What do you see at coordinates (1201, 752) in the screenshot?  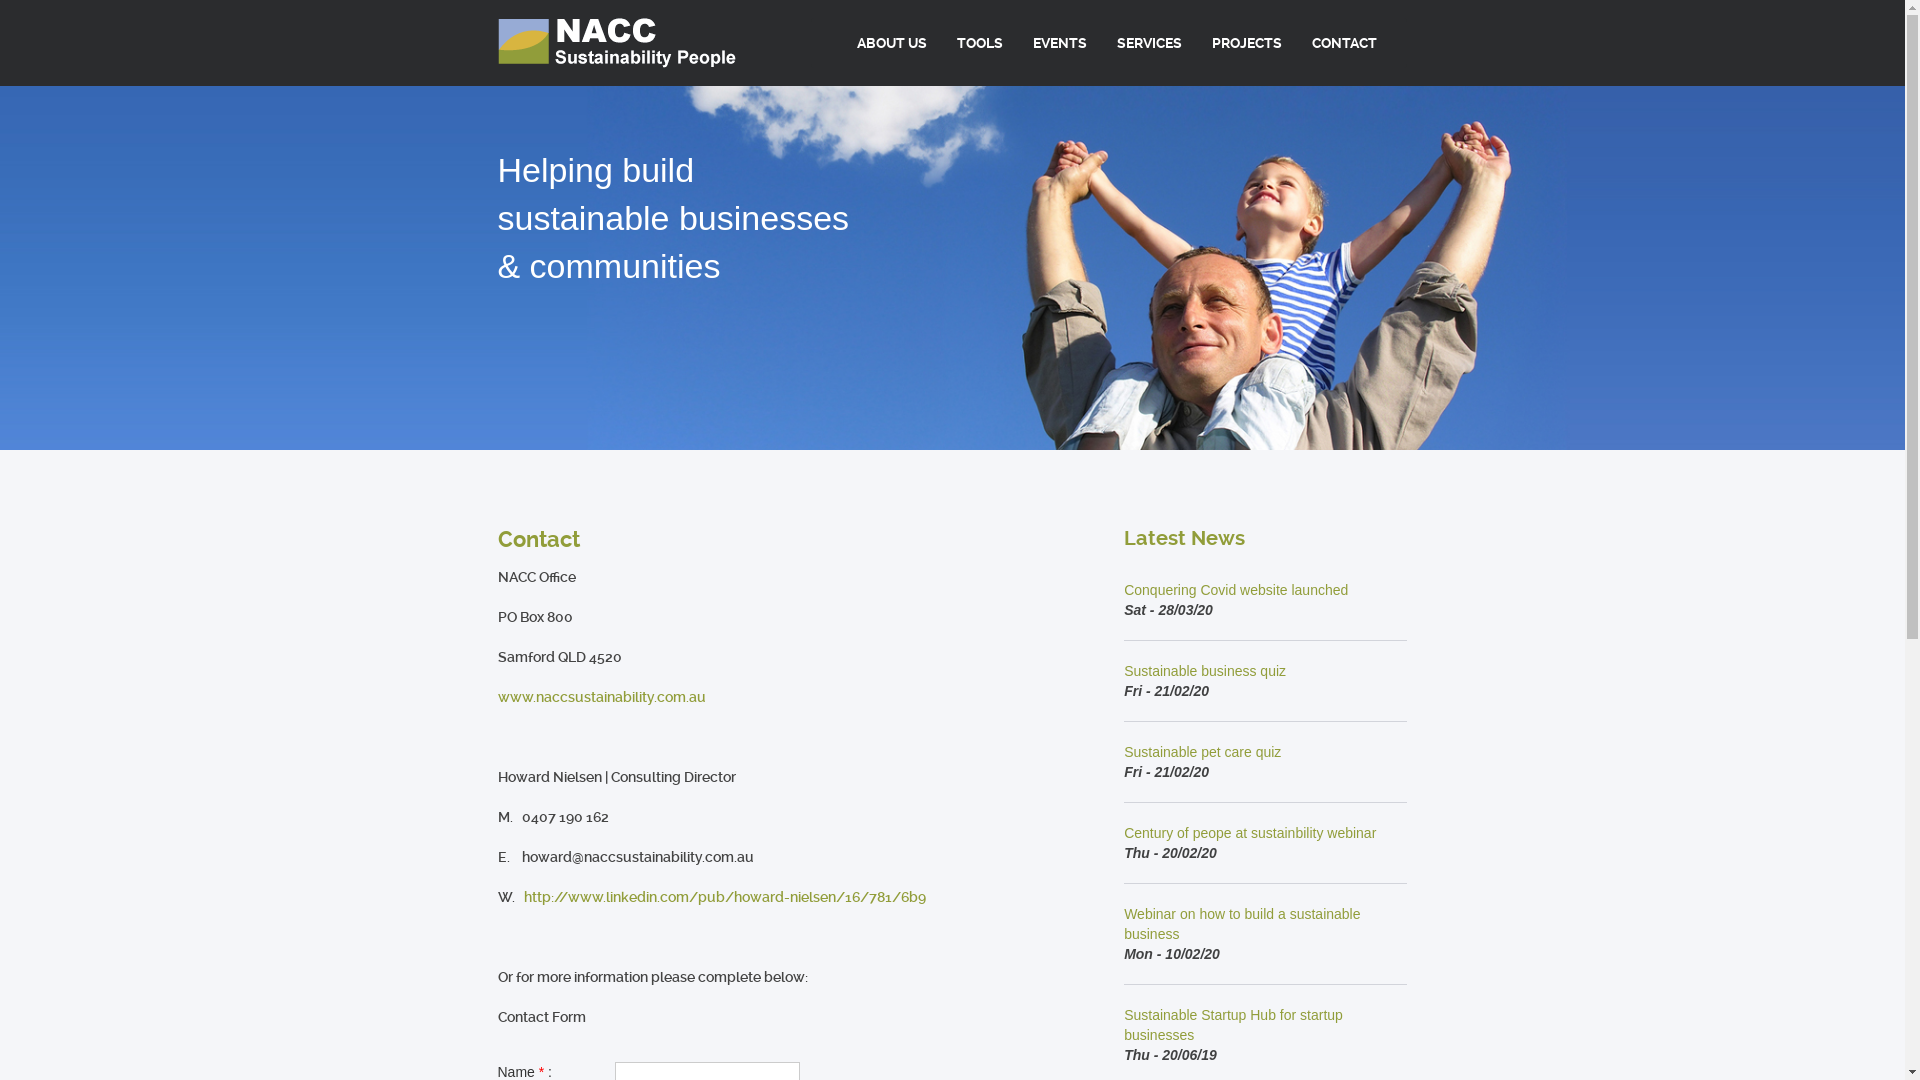 I see `'Sustainable pet care quiz'` at bounding box center [1201, 752].